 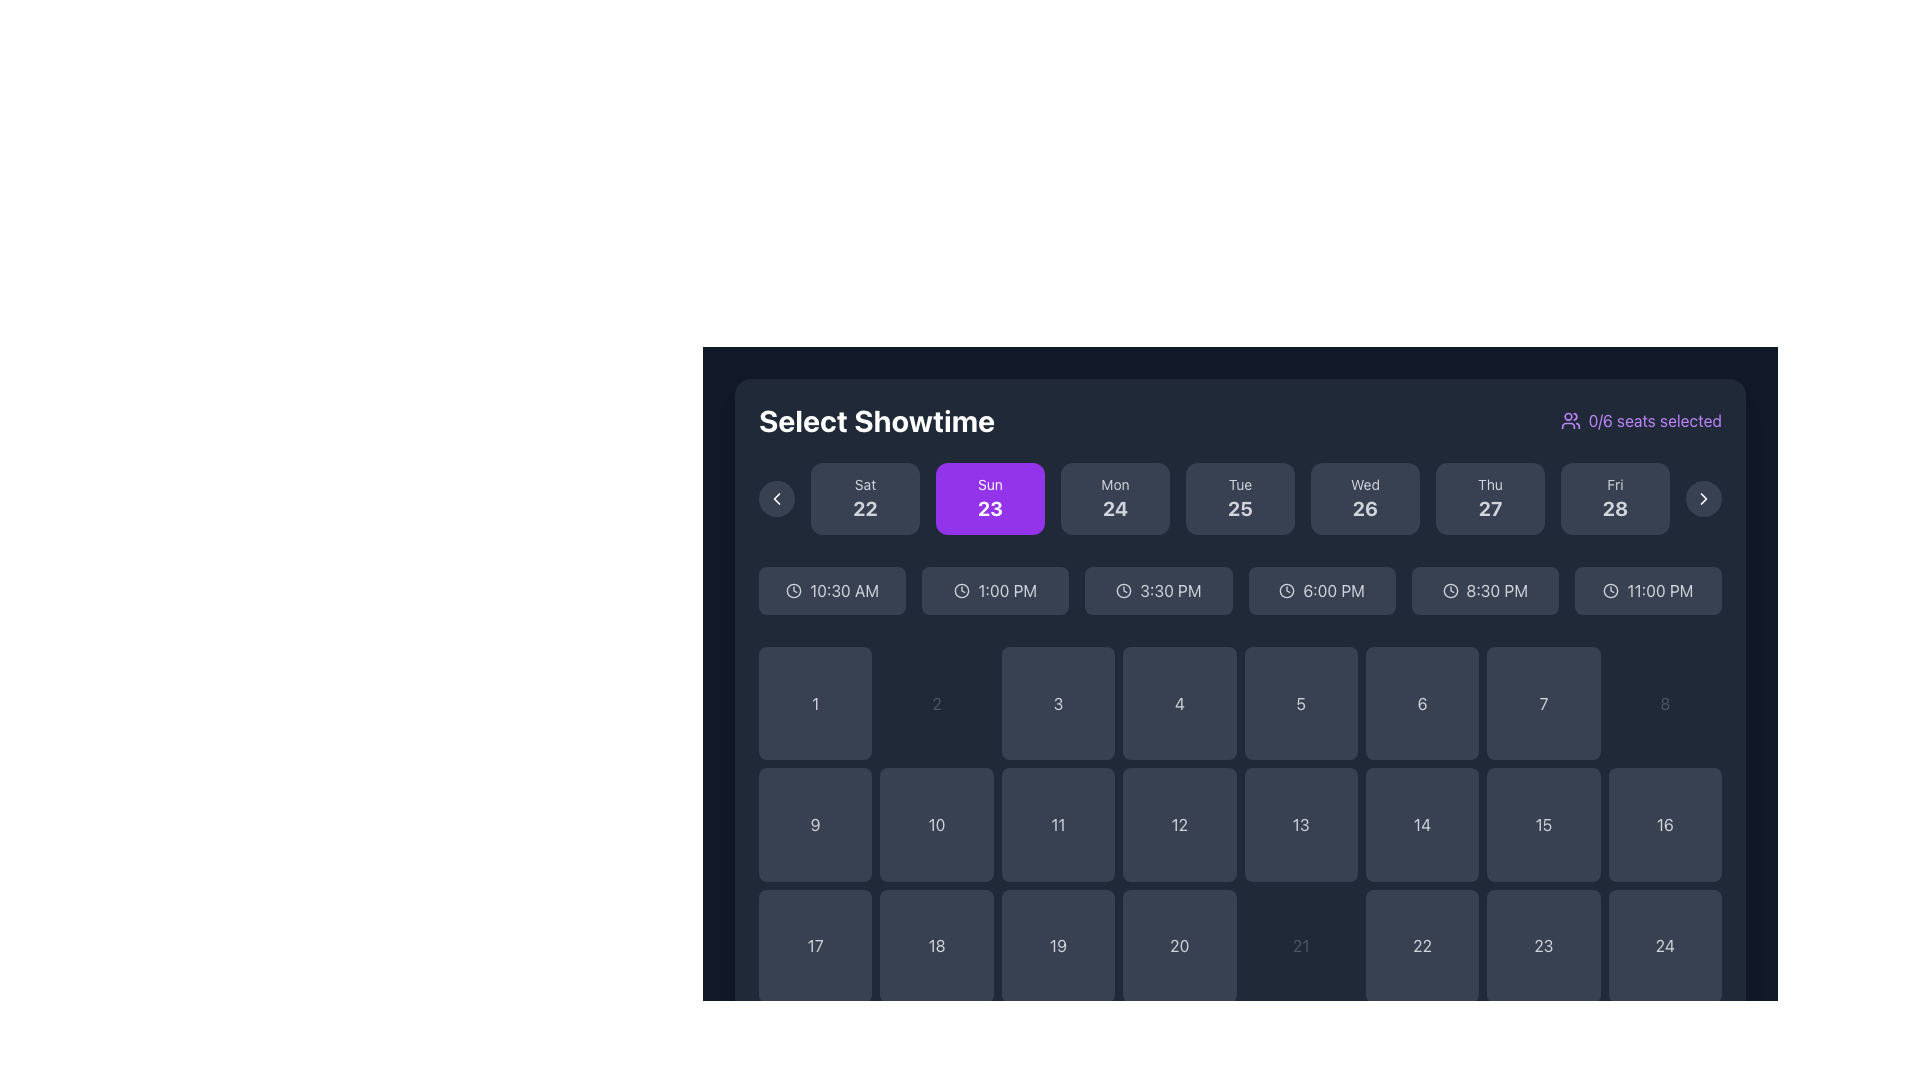 What do you see at coordinates (832, 589) in the screenshot?
I see `the first time selection button with a dark gray background, clock icon, and text '10:30 AM'` at bounding box center [832, 589].